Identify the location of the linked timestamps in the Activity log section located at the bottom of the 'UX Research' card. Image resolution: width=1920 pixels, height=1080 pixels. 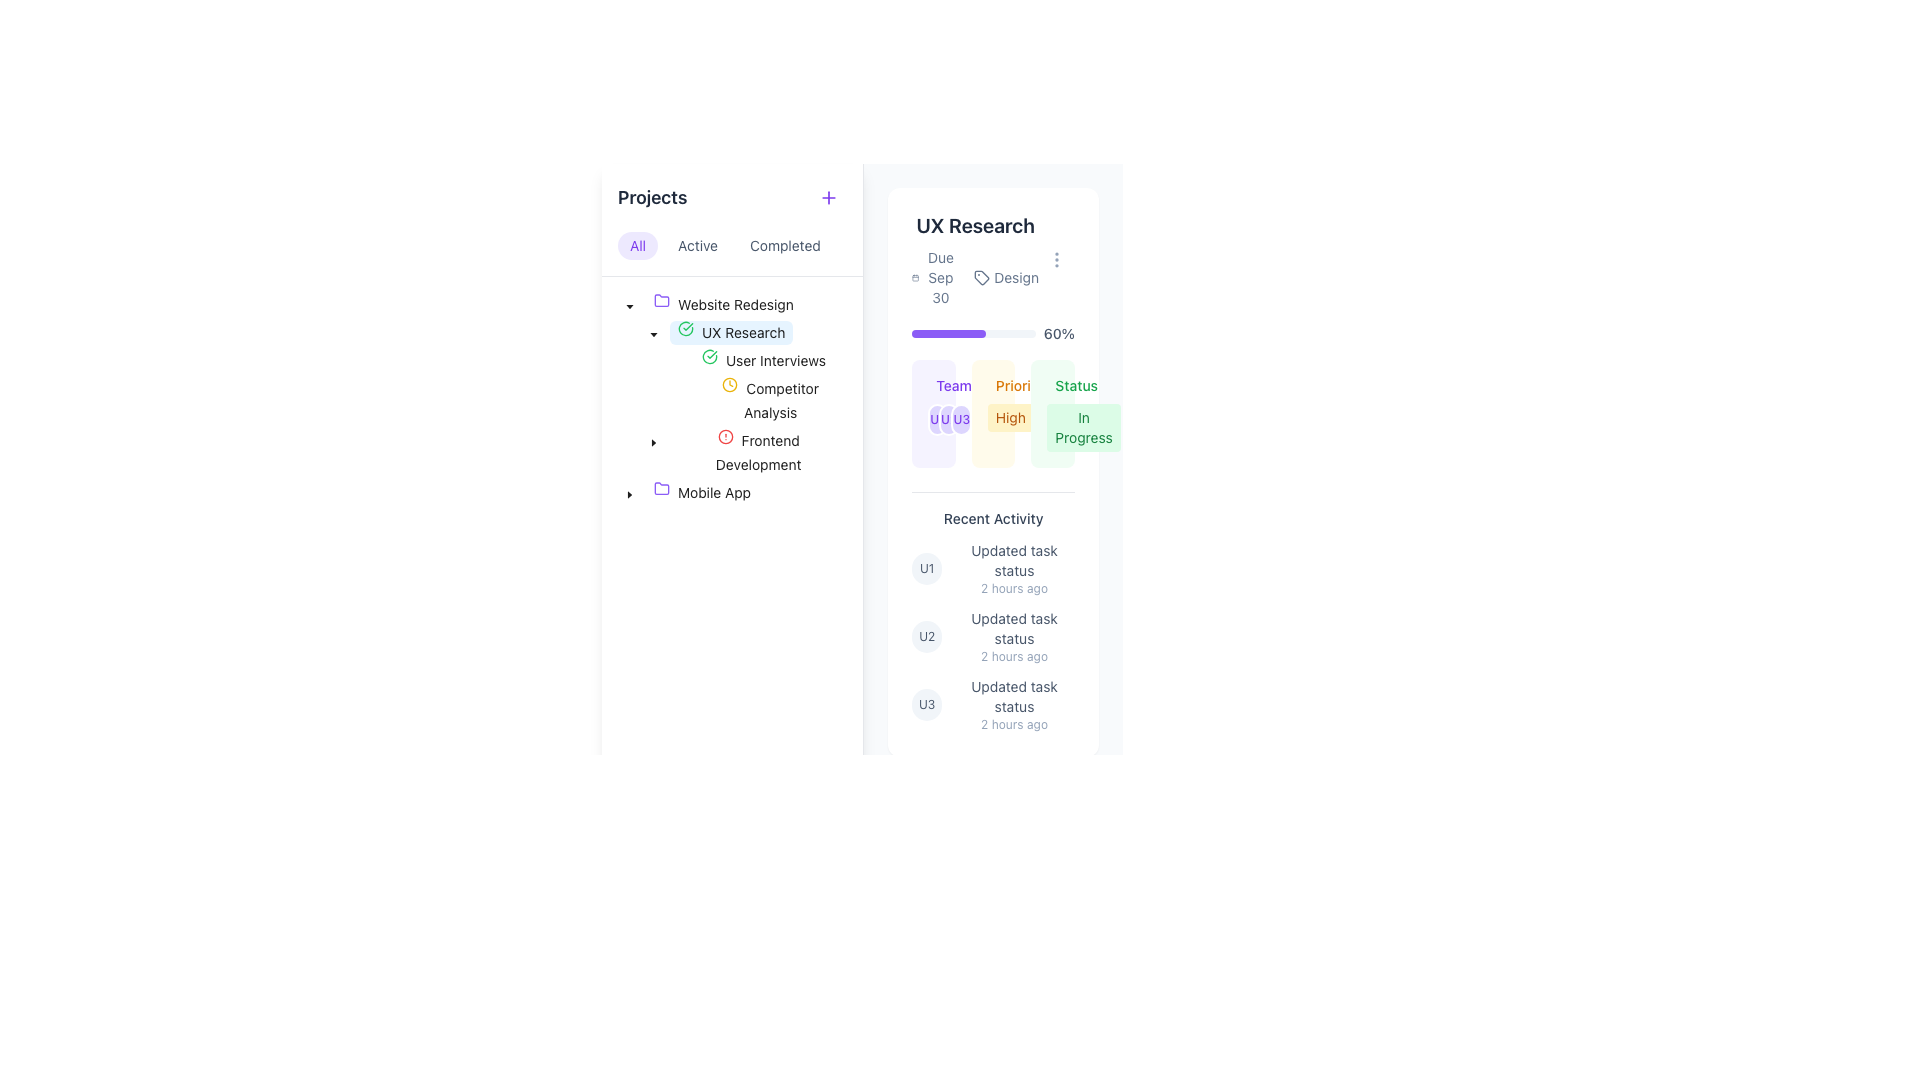
(993, 611).